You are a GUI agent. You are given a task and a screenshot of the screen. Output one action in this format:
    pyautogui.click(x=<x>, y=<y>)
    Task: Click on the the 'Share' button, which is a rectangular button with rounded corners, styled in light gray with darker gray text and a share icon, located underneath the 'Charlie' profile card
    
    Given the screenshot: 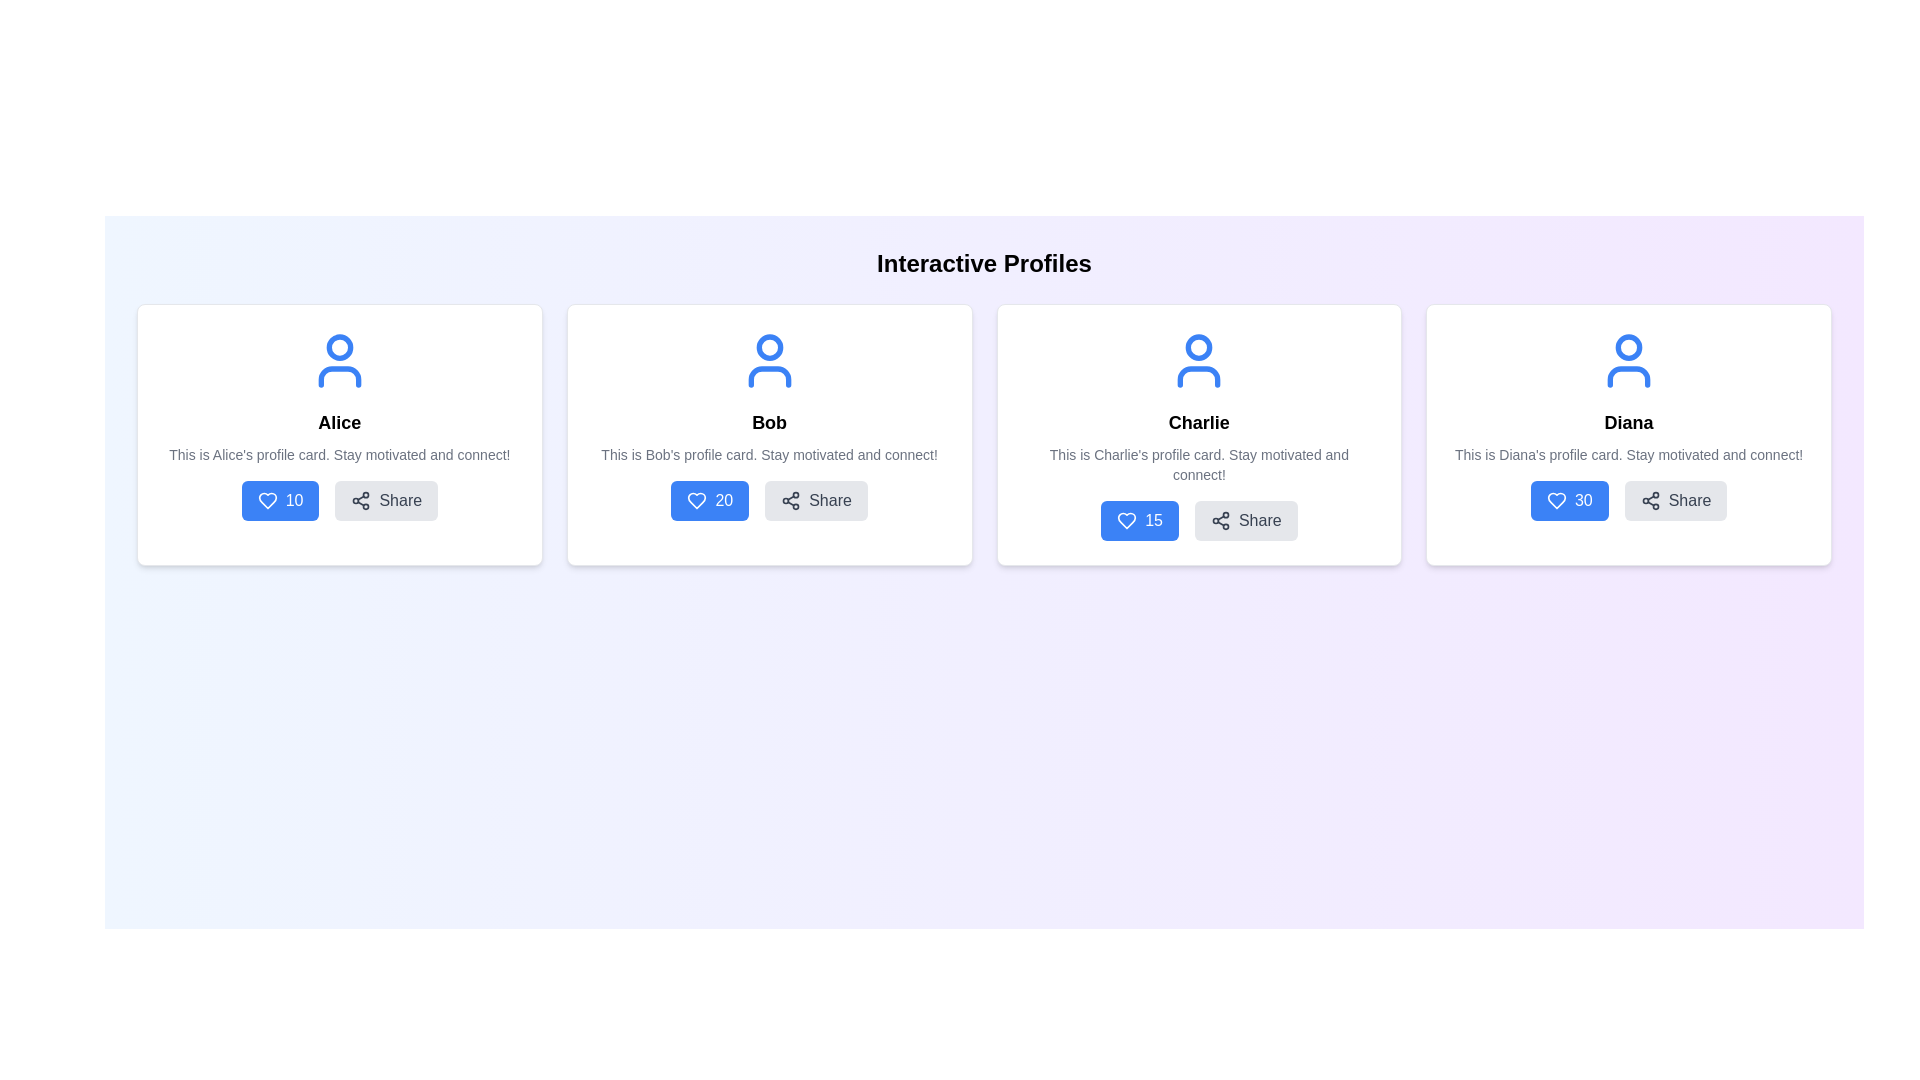 What is the action you would take?
    pyautogui.click(x=1245, y=519)
    